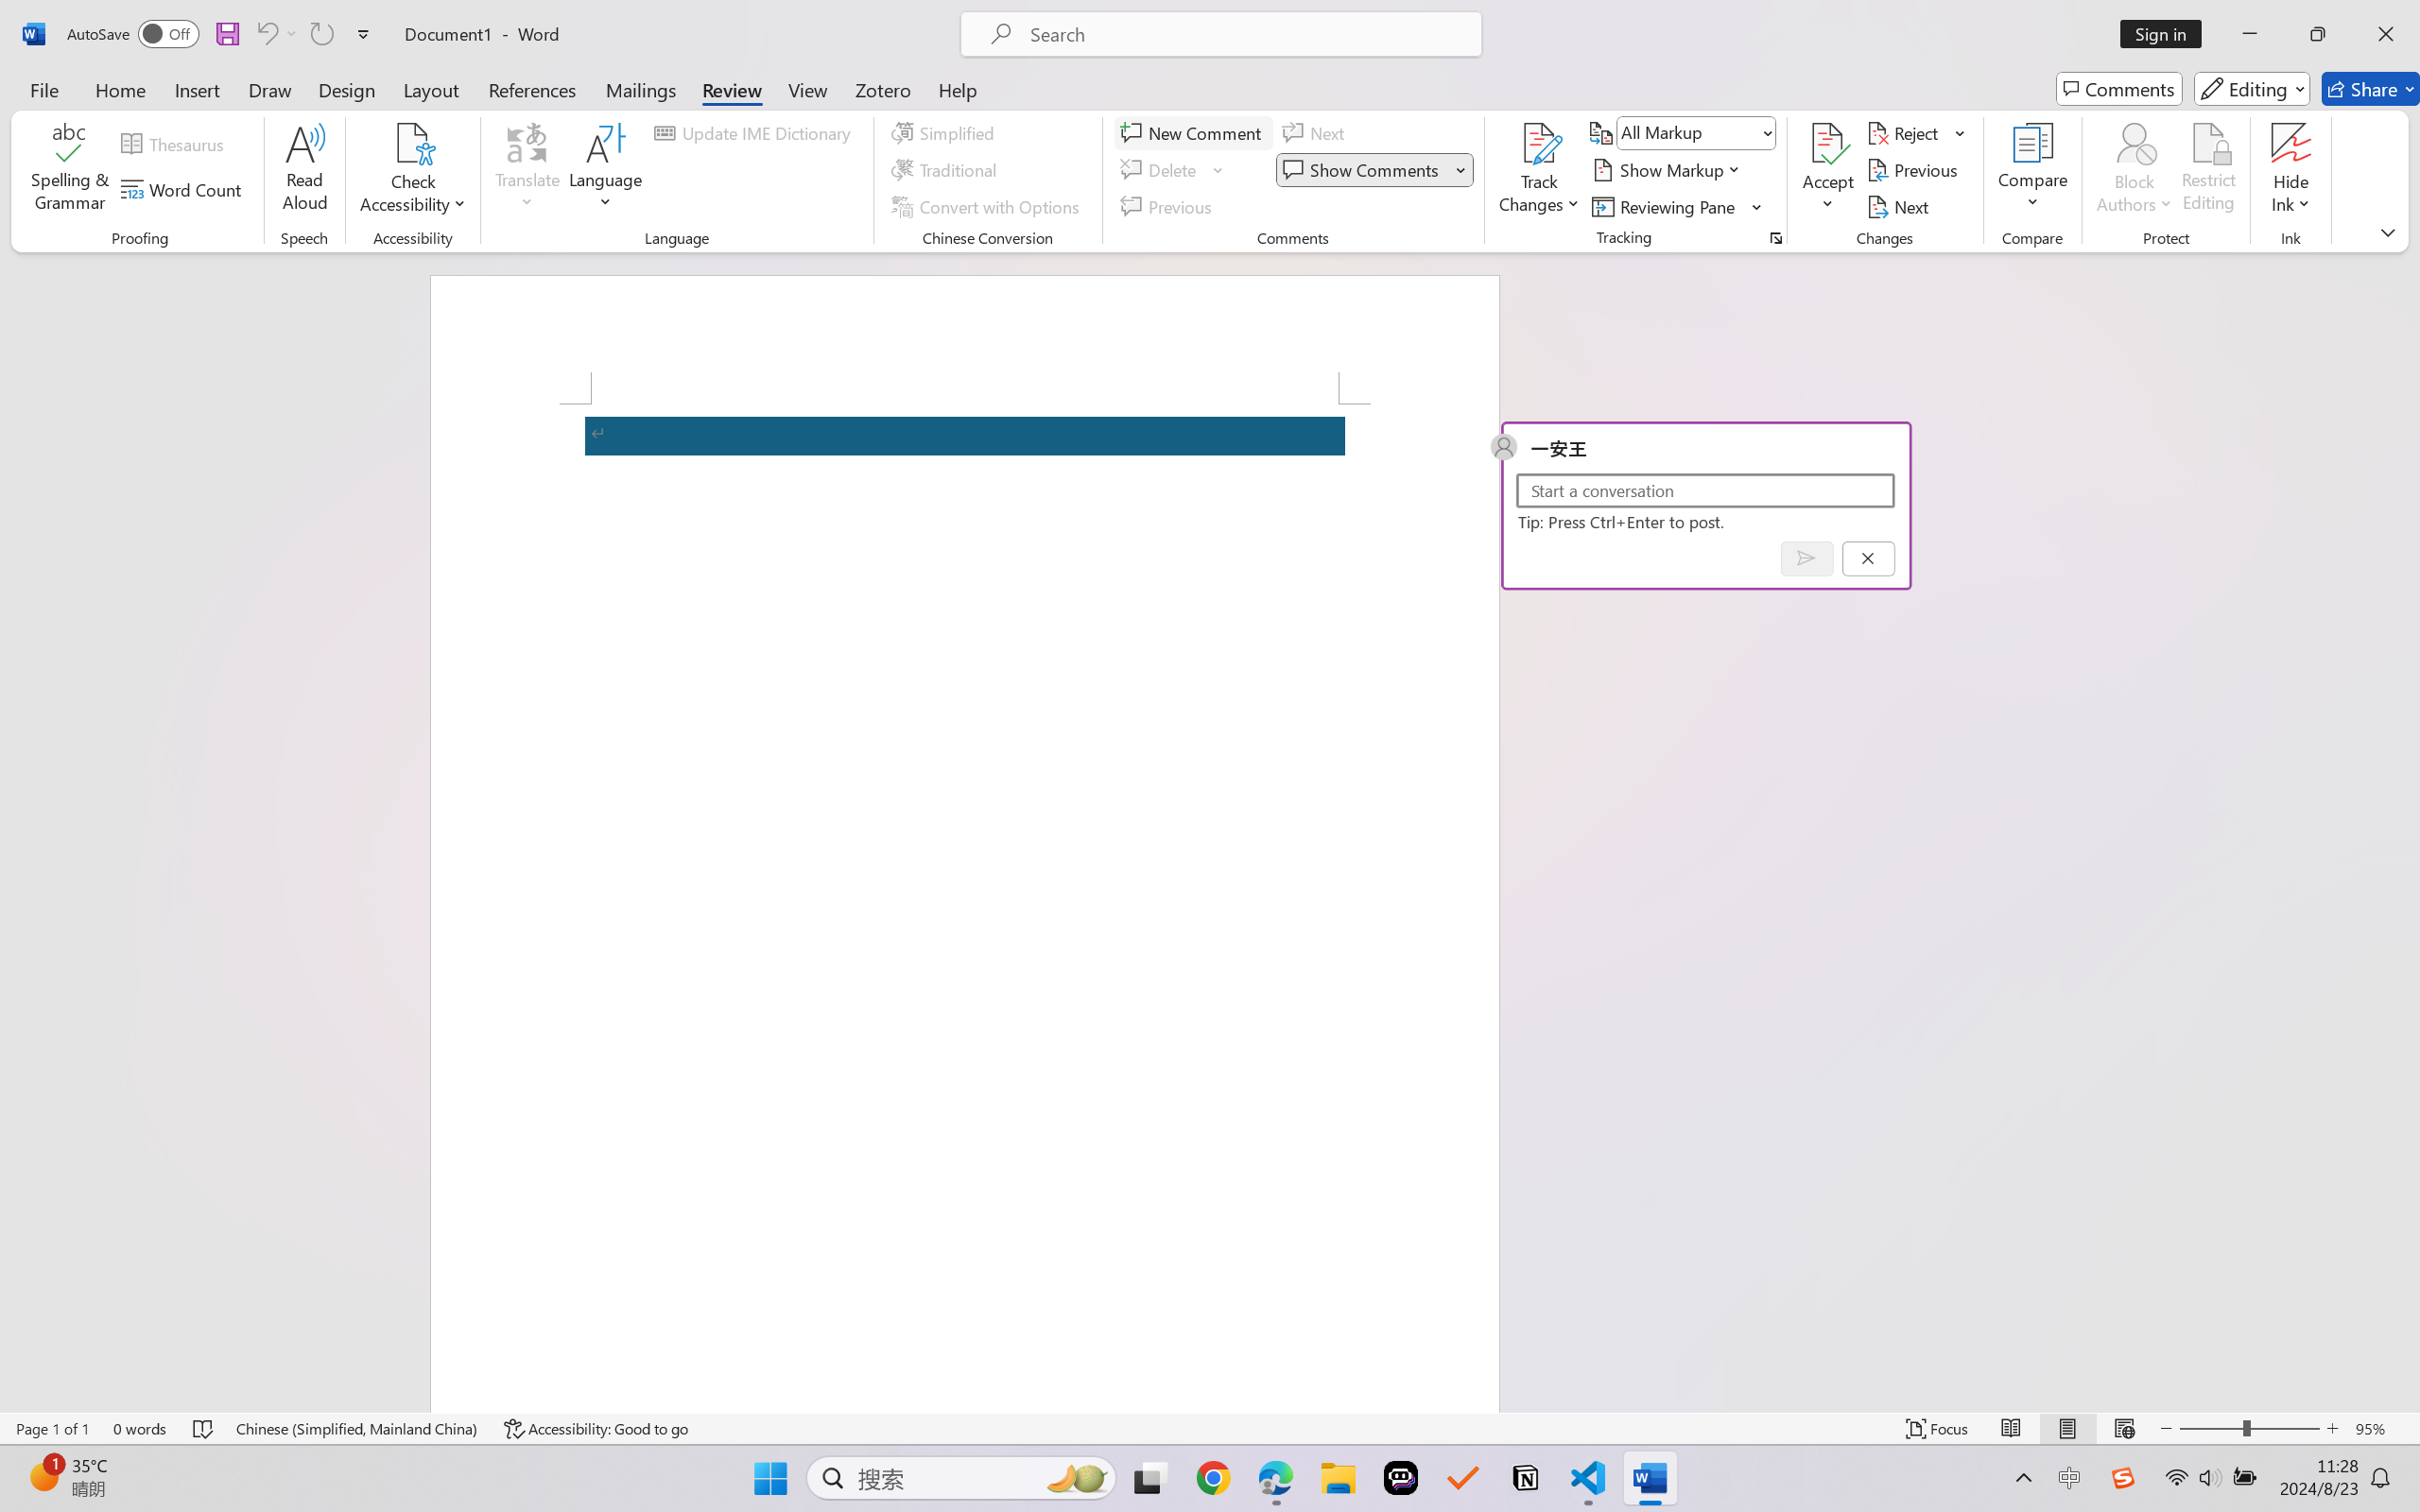 This screenshot has height=1512, width=2420. I want to click on 'Hide Ink', so click(2291, 170).